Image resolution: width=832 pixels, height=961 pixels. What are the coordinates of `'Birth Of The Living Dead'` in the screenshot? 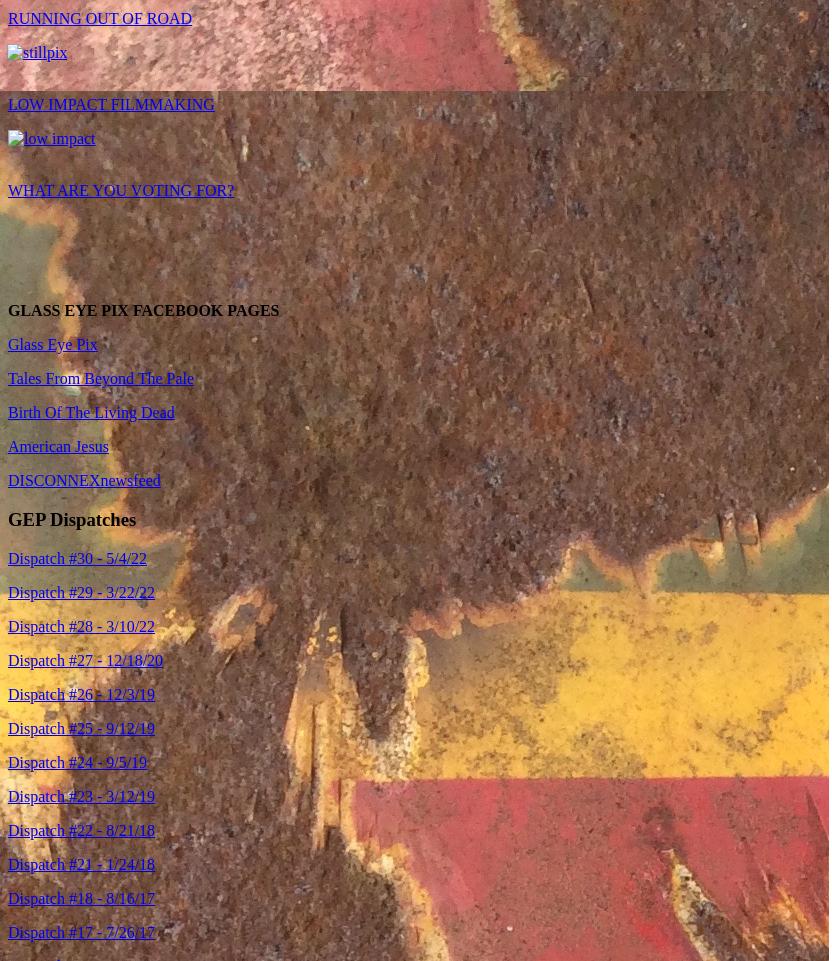 It's located at (90, 412).